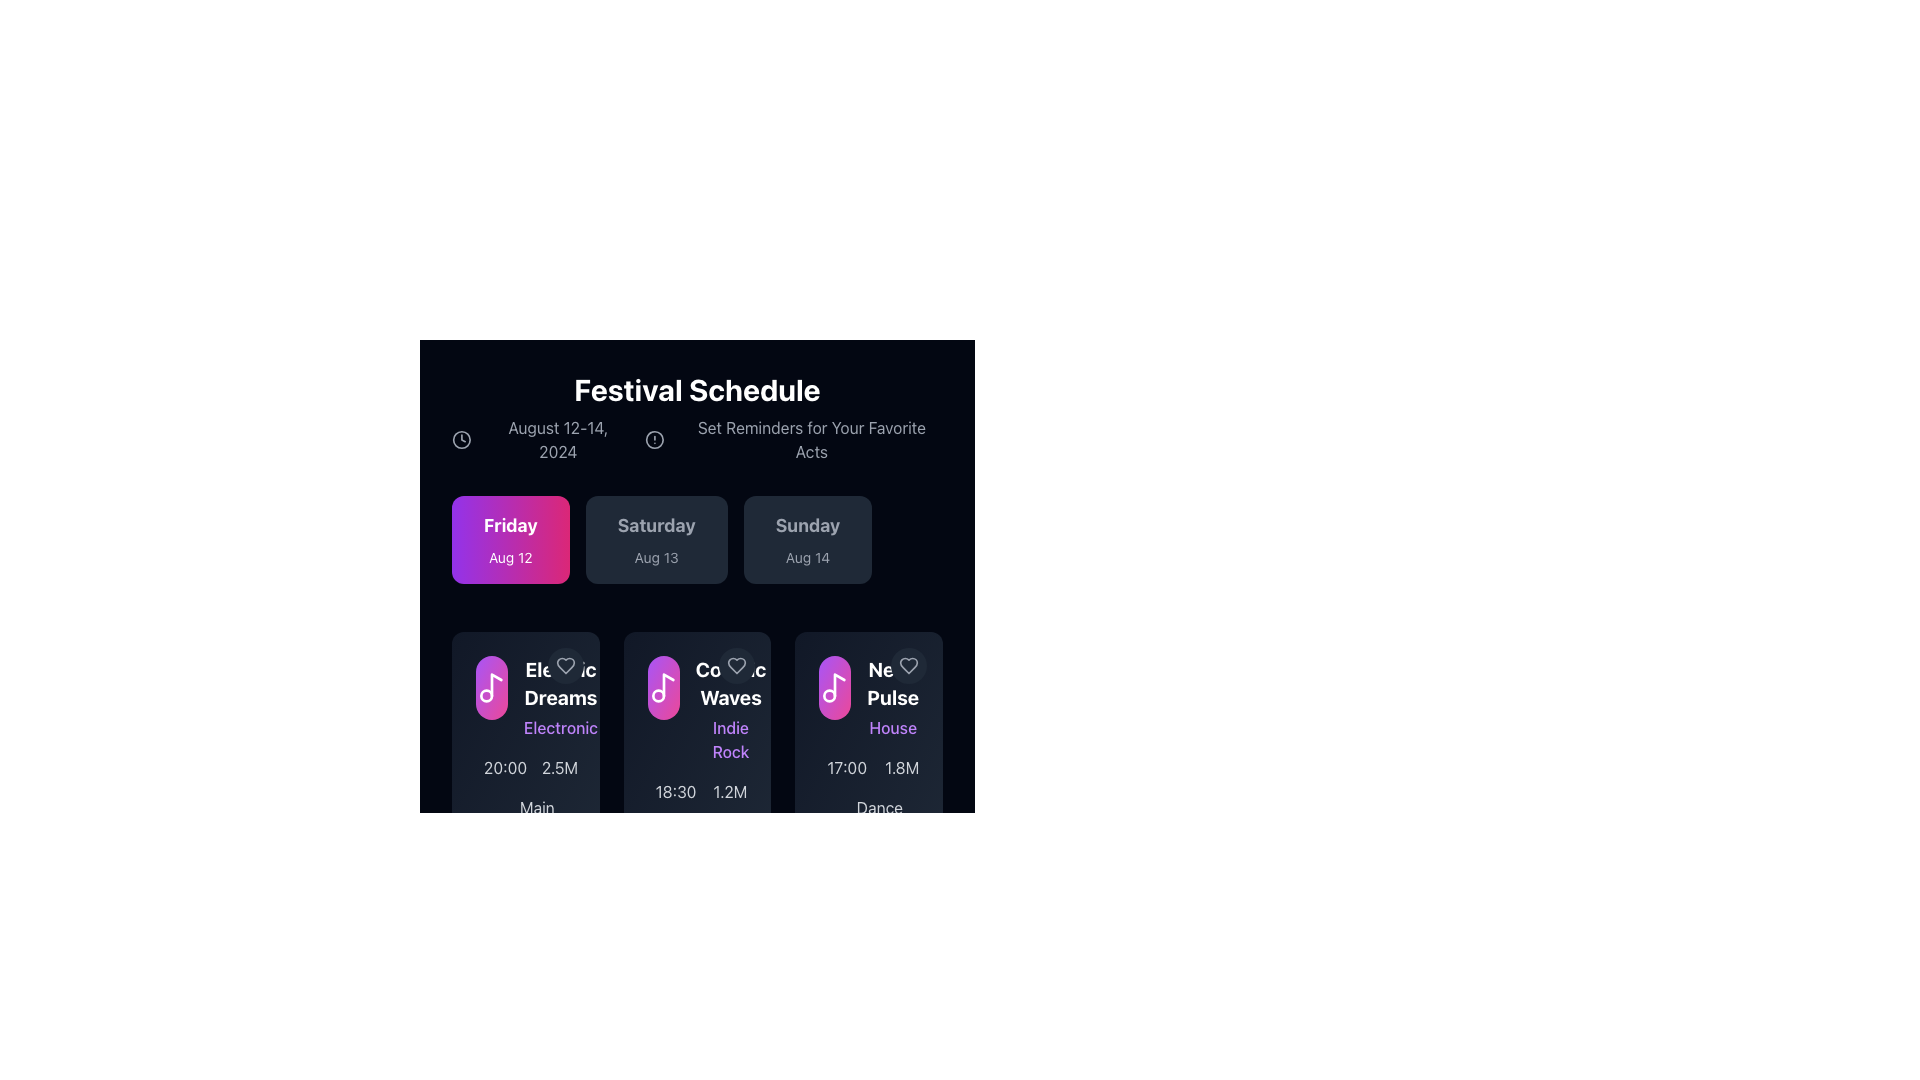 This screenshot has height=1080, width=1920. What do you see at coordinates (835, 686) in the screenshot?
I see `the musical icon representing the 'Neon Pulse' music event, which is located in the third column of the musical events section under 'Festival Schedule'` at bounding box center [835, 686].